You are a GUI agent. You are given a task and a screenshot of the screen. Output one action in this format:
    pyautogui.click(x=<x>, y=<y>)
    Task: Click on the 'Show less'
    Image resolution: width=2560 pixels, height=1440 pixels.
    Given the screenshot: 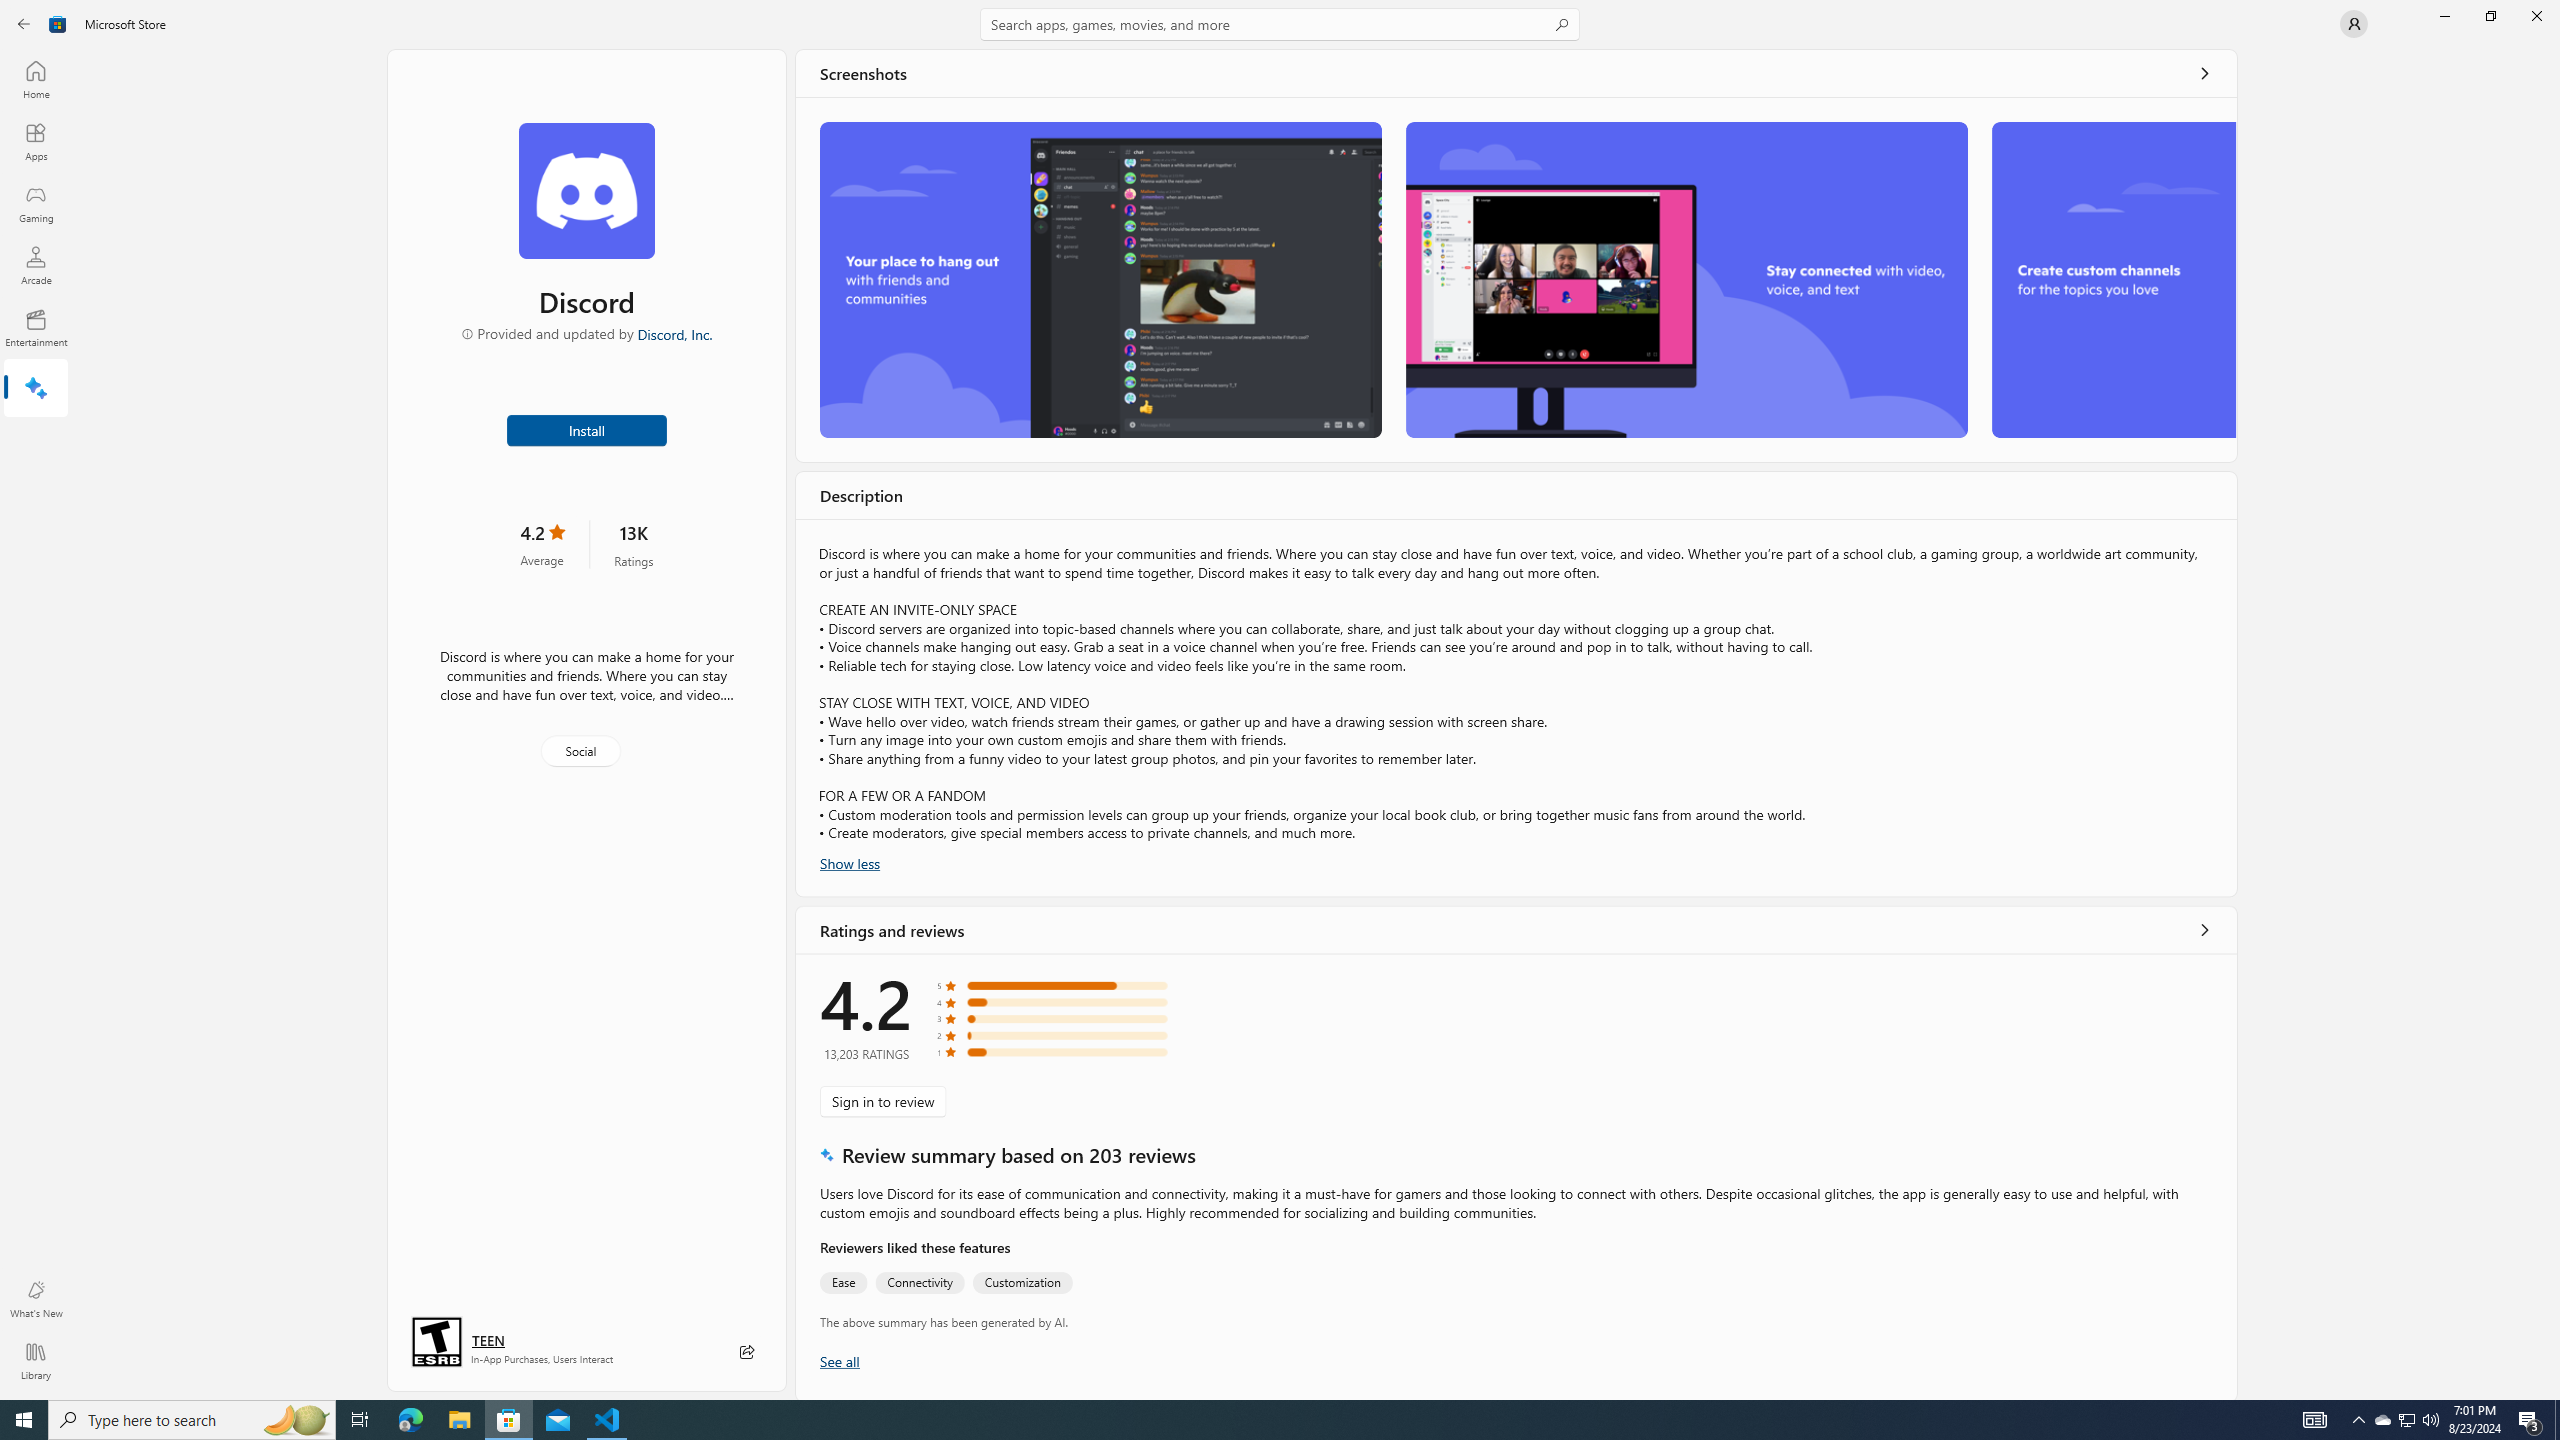 What is the action you would take?
    pyautogui.click(x=848, y=861)
    